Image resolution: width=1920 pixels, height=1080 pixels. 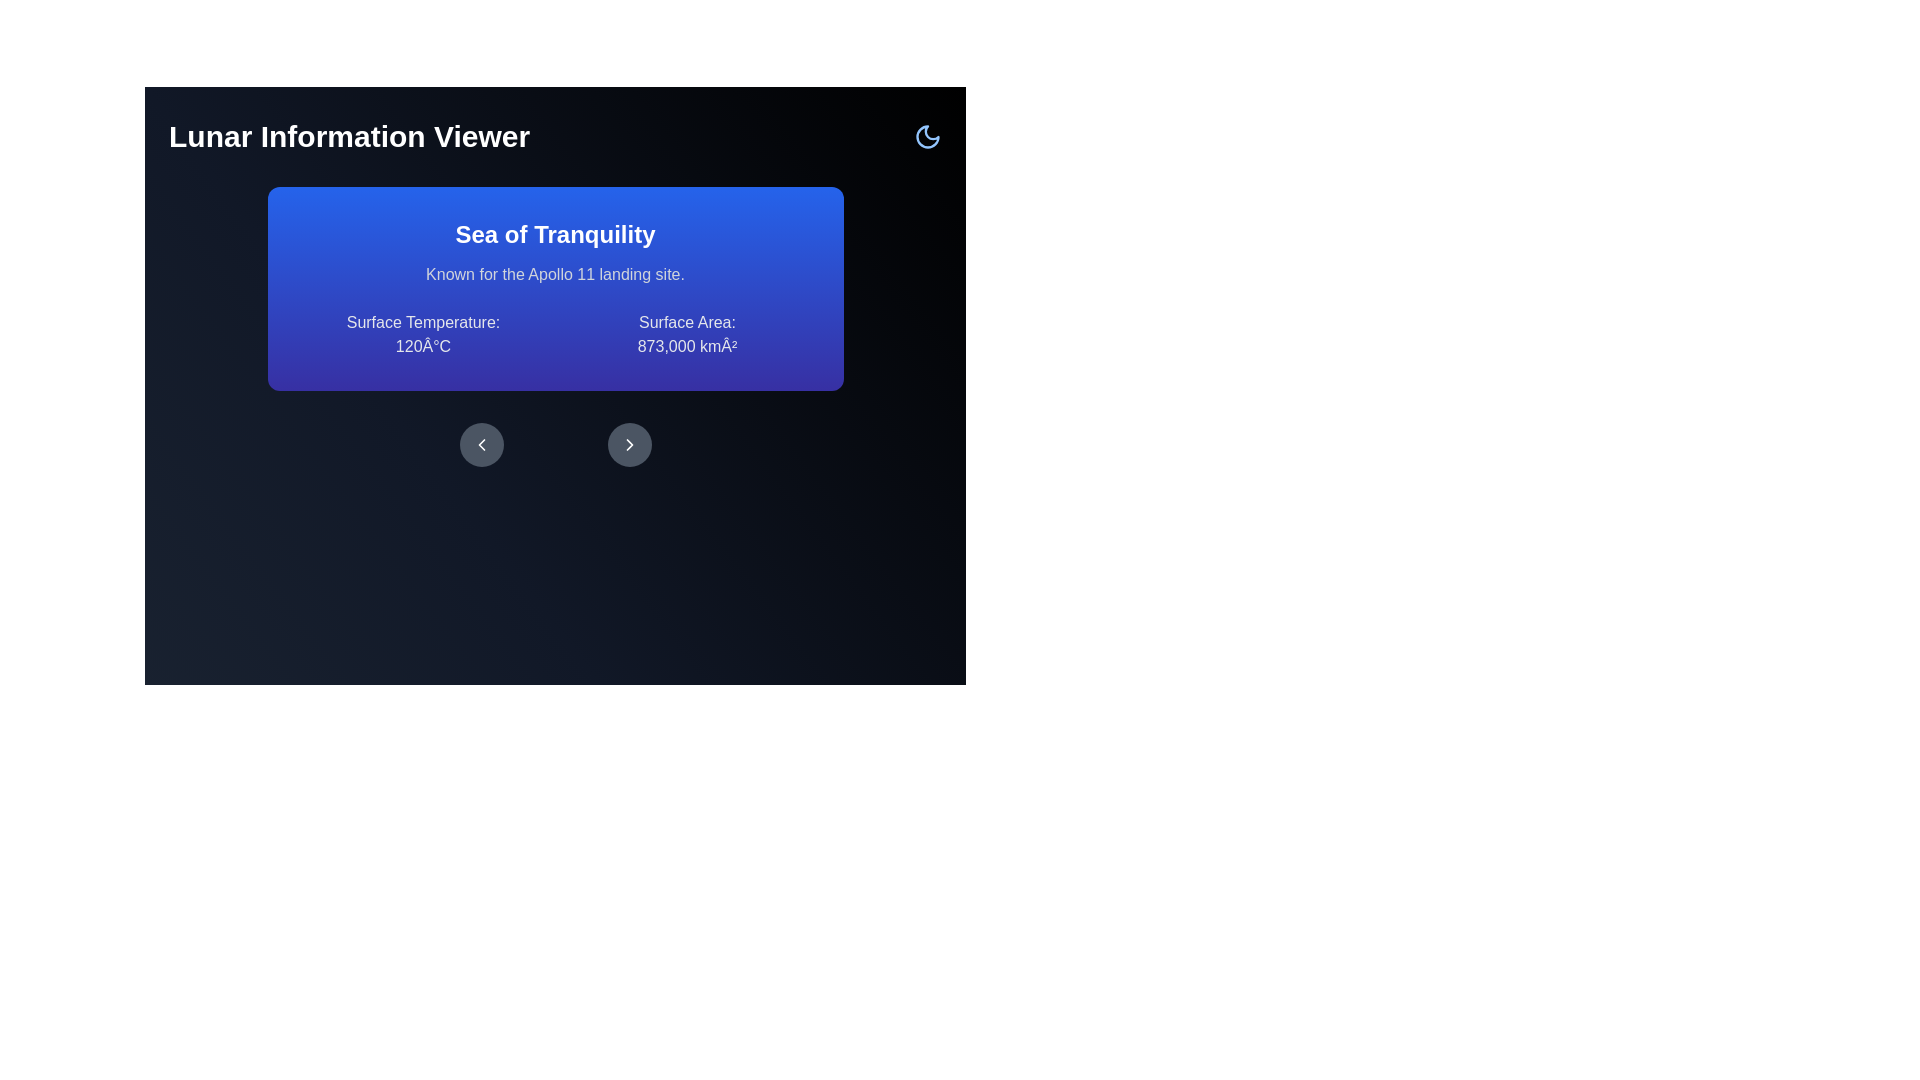 What do you see at coordinates (481, 443) in the screenshot?
I see `the leftward-facing chevron arrow icon, which is styled with a minimalistic stroke design and positioned towards the lower center of the interface` at bounding box center [481, 443].